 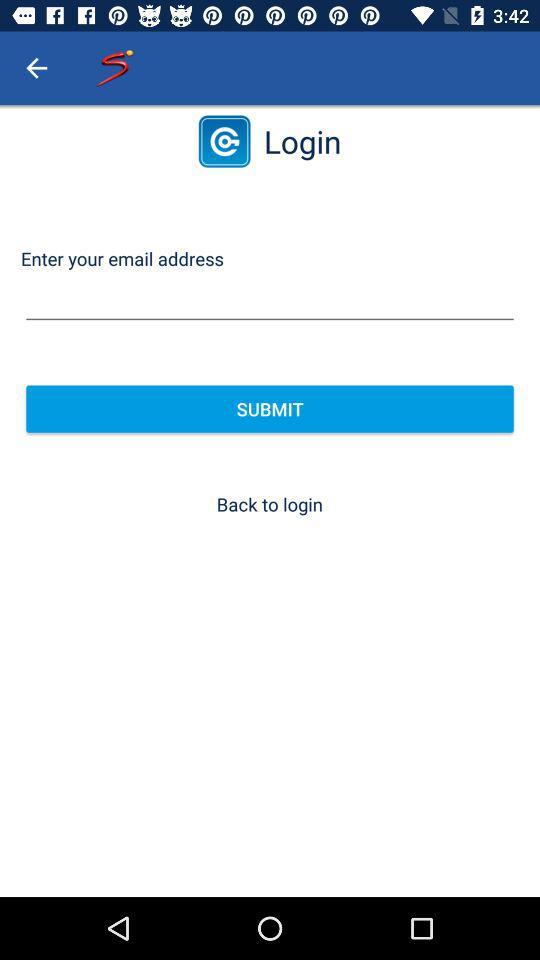 What do you see at coordinates (270, 299) in the screenshot?
I see `email address field` at bounding box center [270, 299].